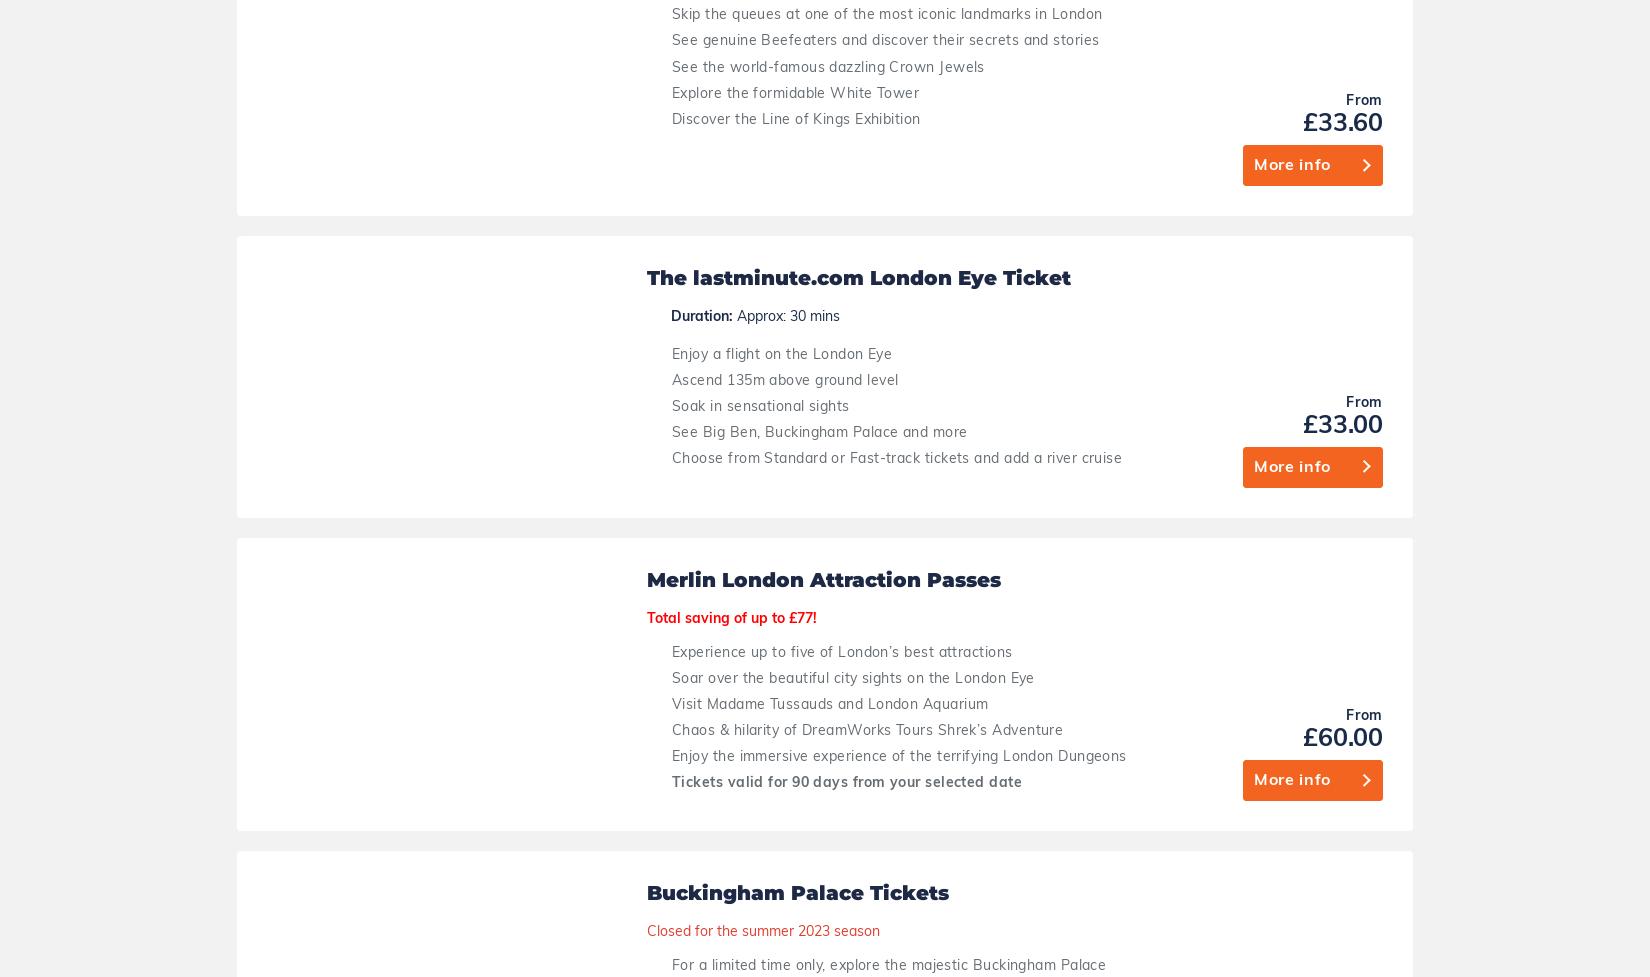 Image resolution: width=1650 pixels, height=977 pixels. What do you see at coordinates (852, 546) in the screenshot?
I see `'A fully guided 60-minute tour of Chelsea FC Stadium'` at bounding box center [852, 546].